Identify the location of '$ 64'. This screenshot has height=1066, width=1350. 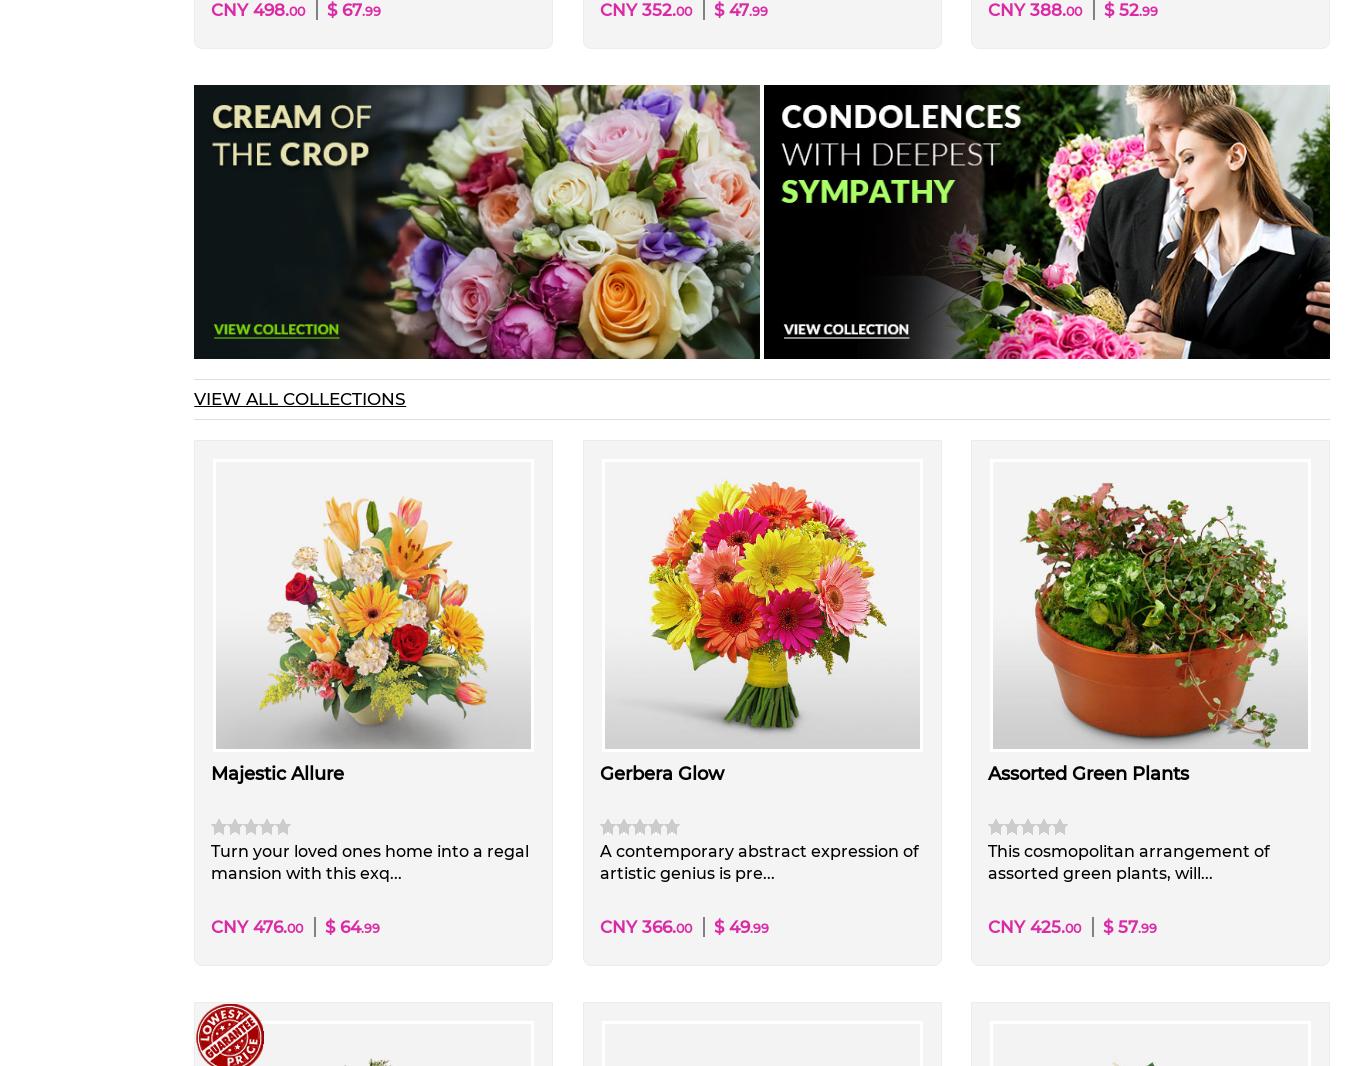
(343, 926).